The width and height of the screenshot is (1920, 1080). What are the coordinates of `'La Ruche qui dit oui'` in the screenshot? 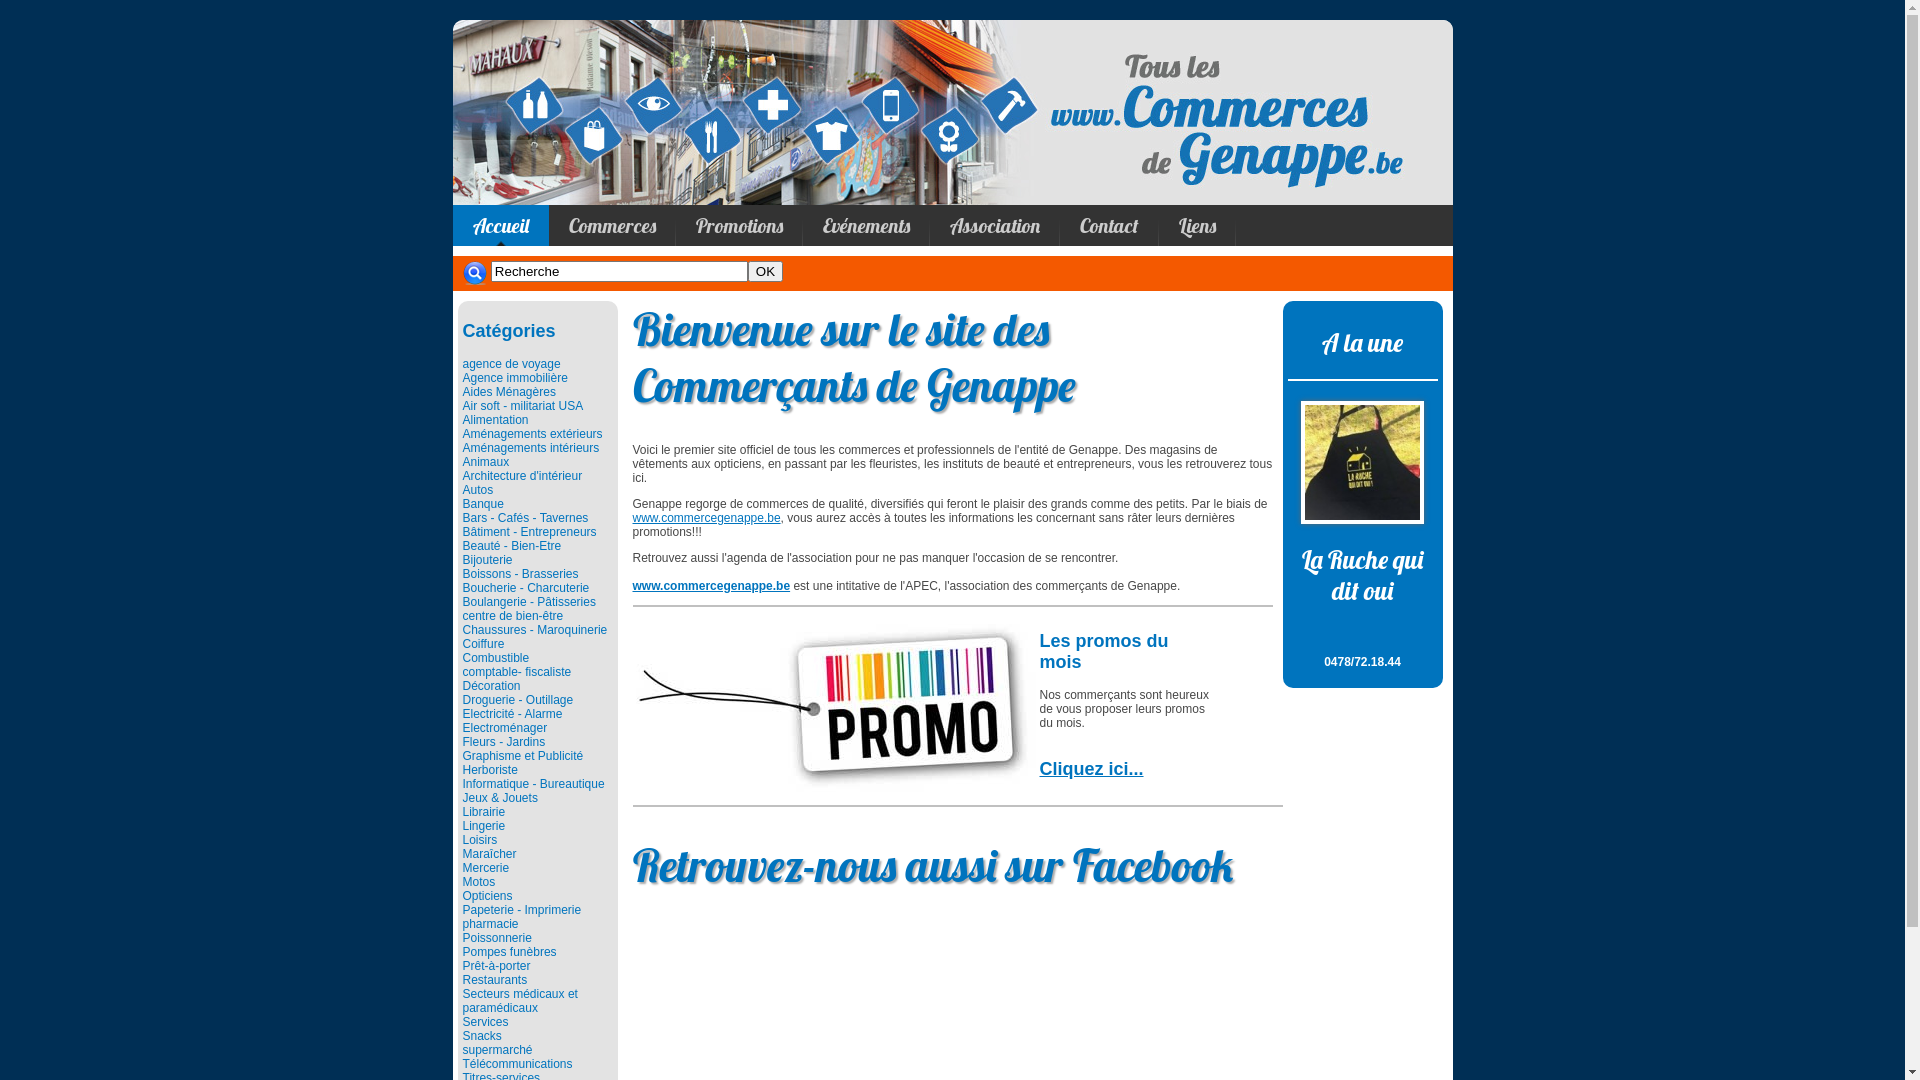 It's located at (1361, 461).